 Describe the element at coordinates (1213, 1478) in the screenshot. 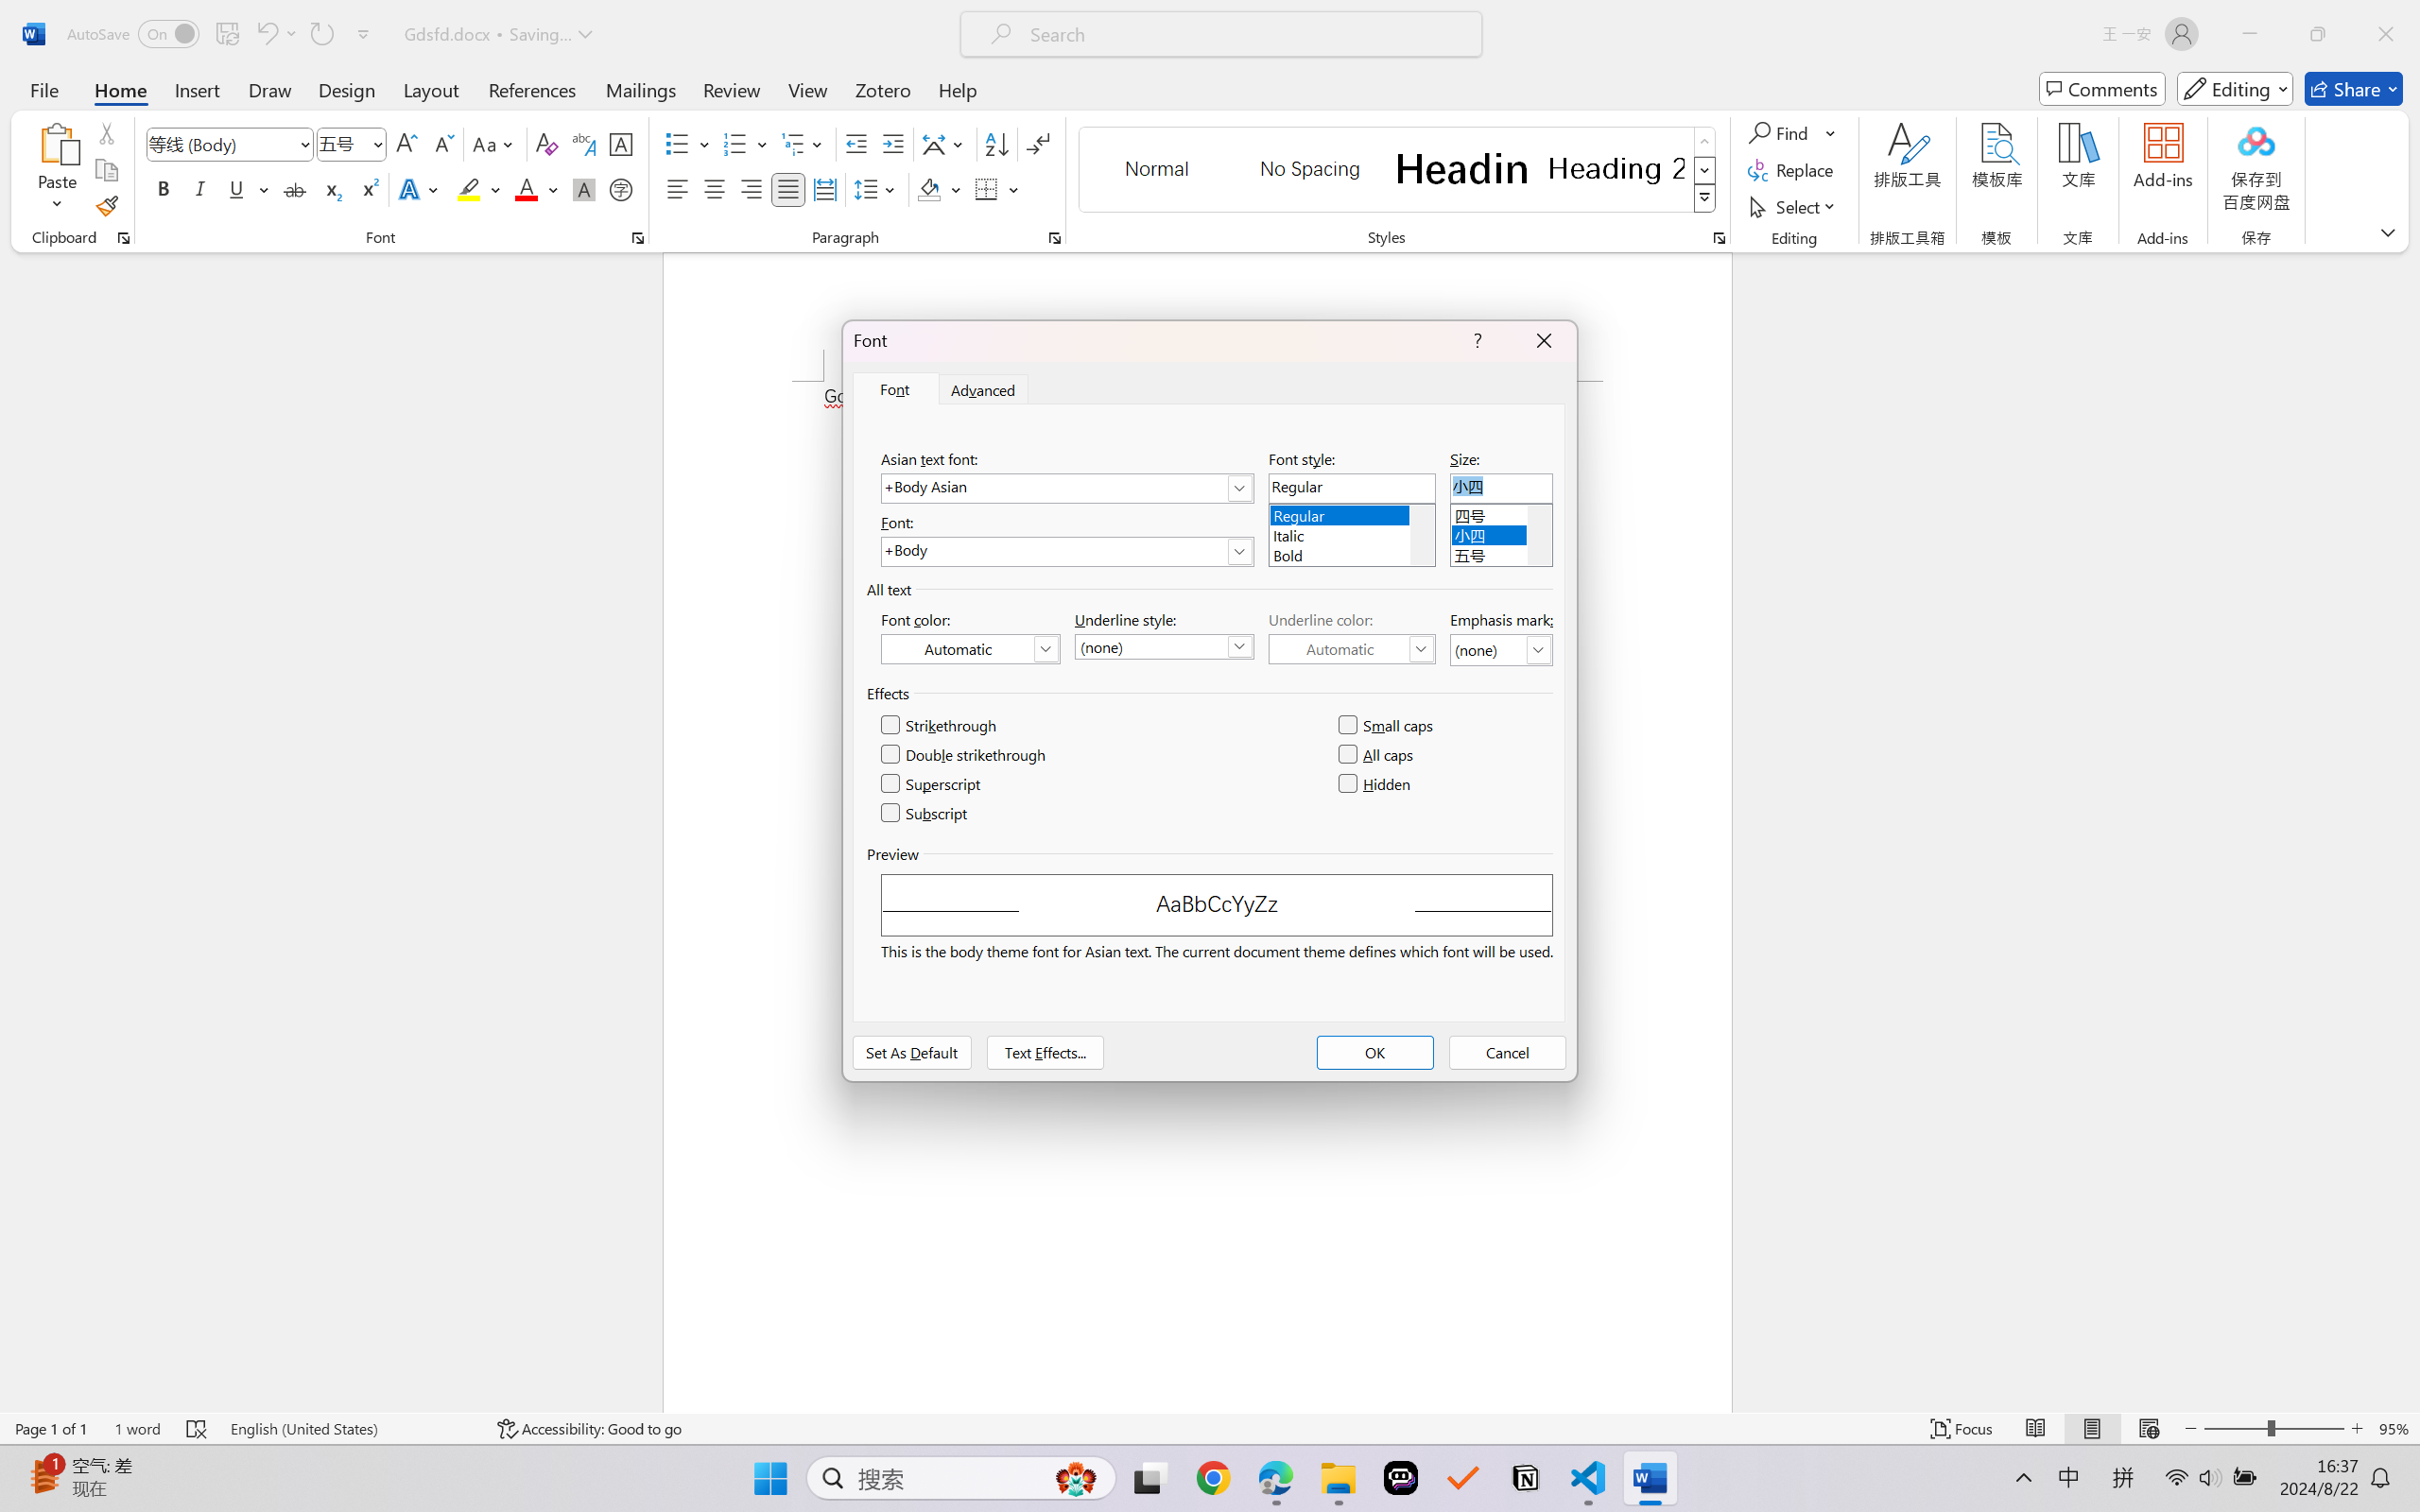

I see `'Google Chrome'` at that location.